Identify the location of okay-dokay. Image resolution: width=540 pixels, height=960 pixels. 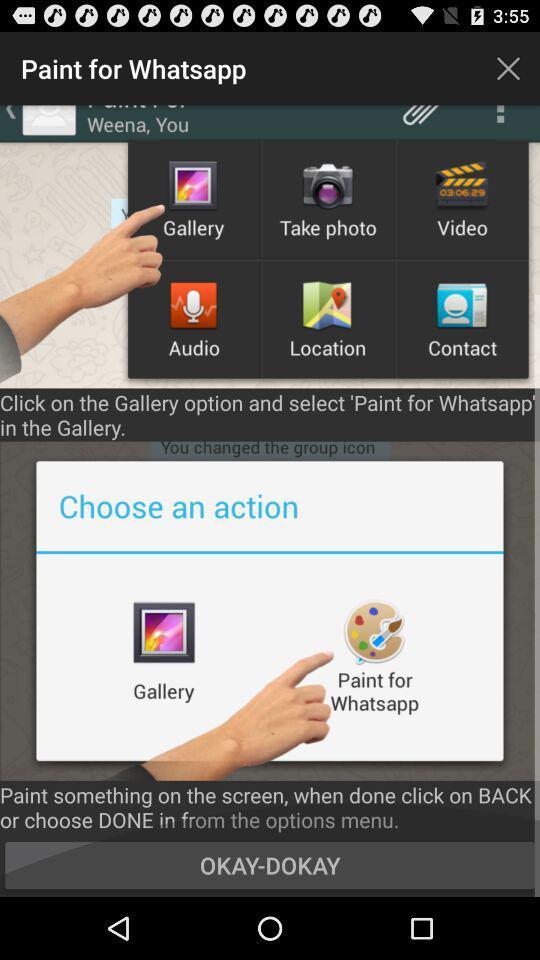
(270, 864).